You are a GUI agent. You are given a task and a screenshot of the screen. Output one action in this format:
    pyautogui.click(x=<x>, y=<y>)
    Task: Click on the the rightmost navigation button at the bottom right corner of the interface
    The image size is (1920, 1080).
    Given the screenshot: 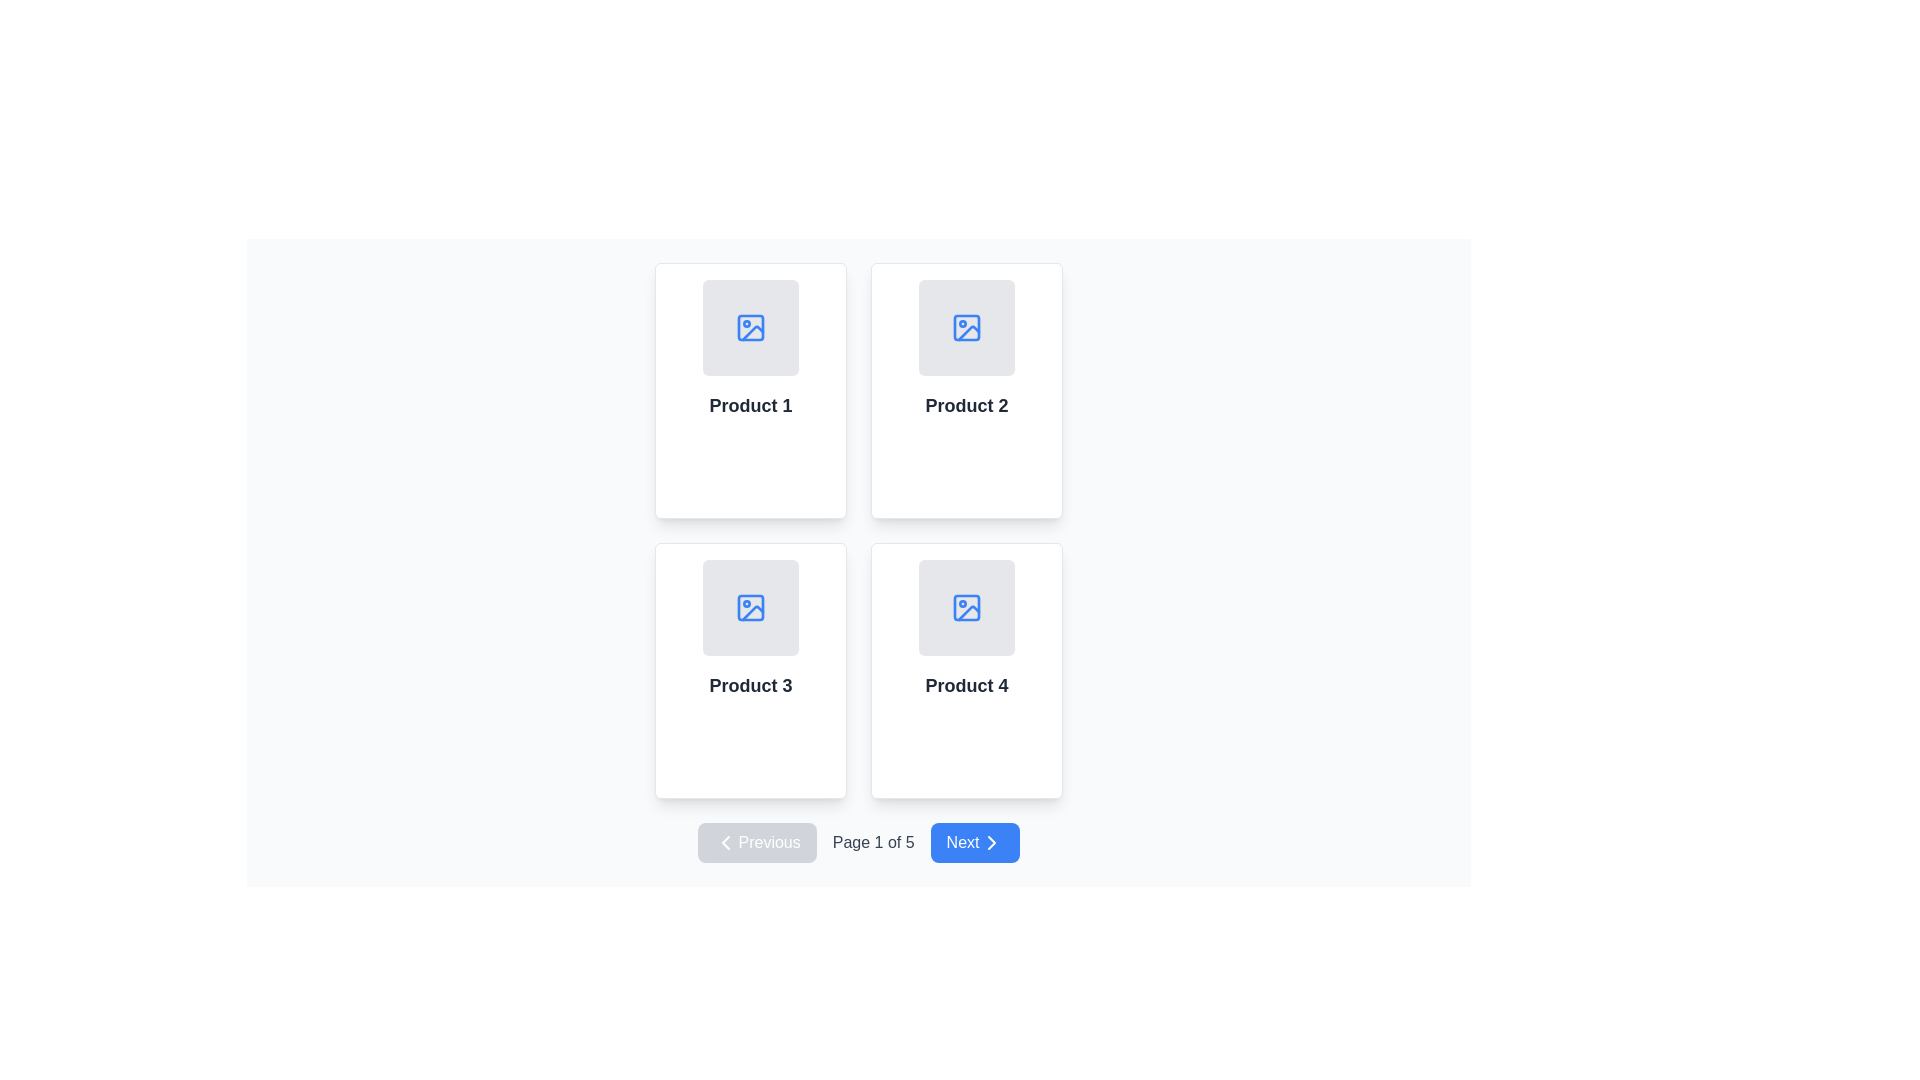 What is the action you would take?
    pyautogui.click(x=974, y=843)
    